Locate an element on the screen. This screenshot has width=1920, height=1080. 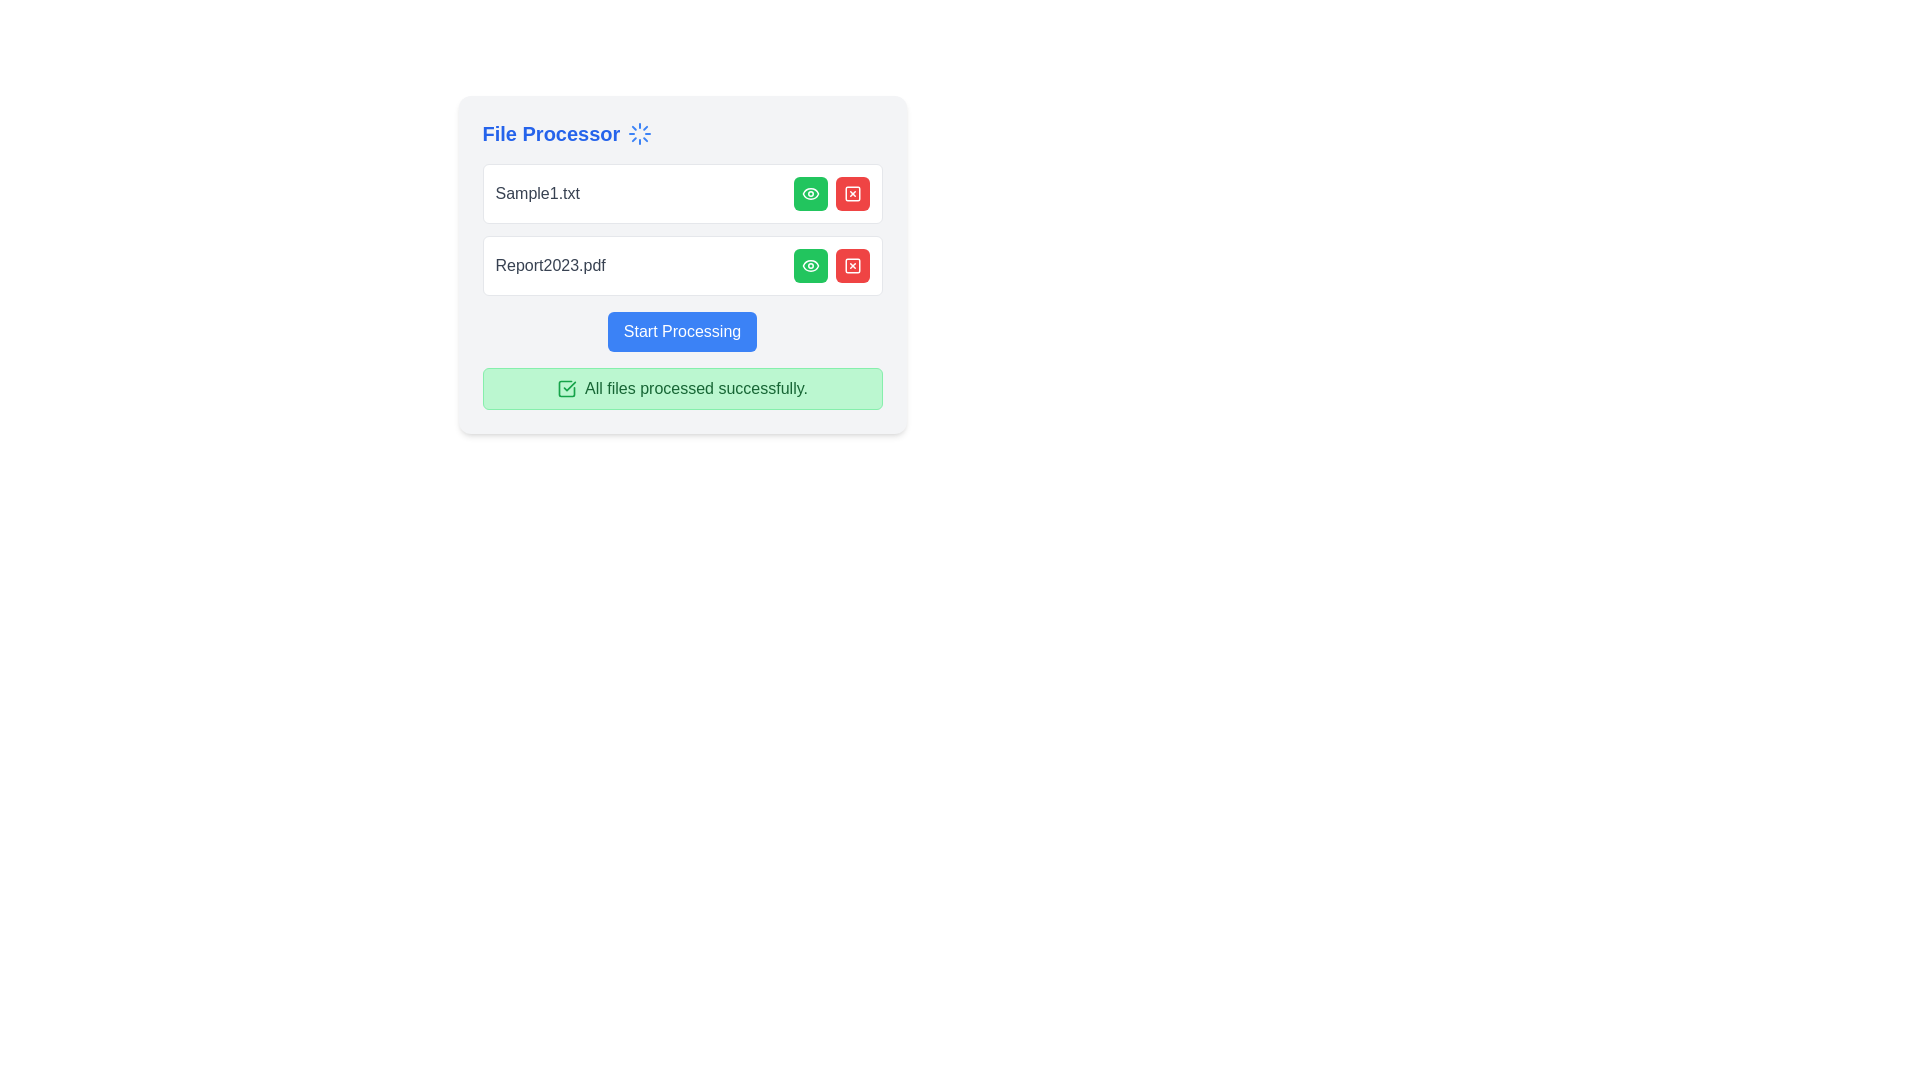
the rectangular icon button located at the far right of a file entry line is located at coordinates (852, 265).